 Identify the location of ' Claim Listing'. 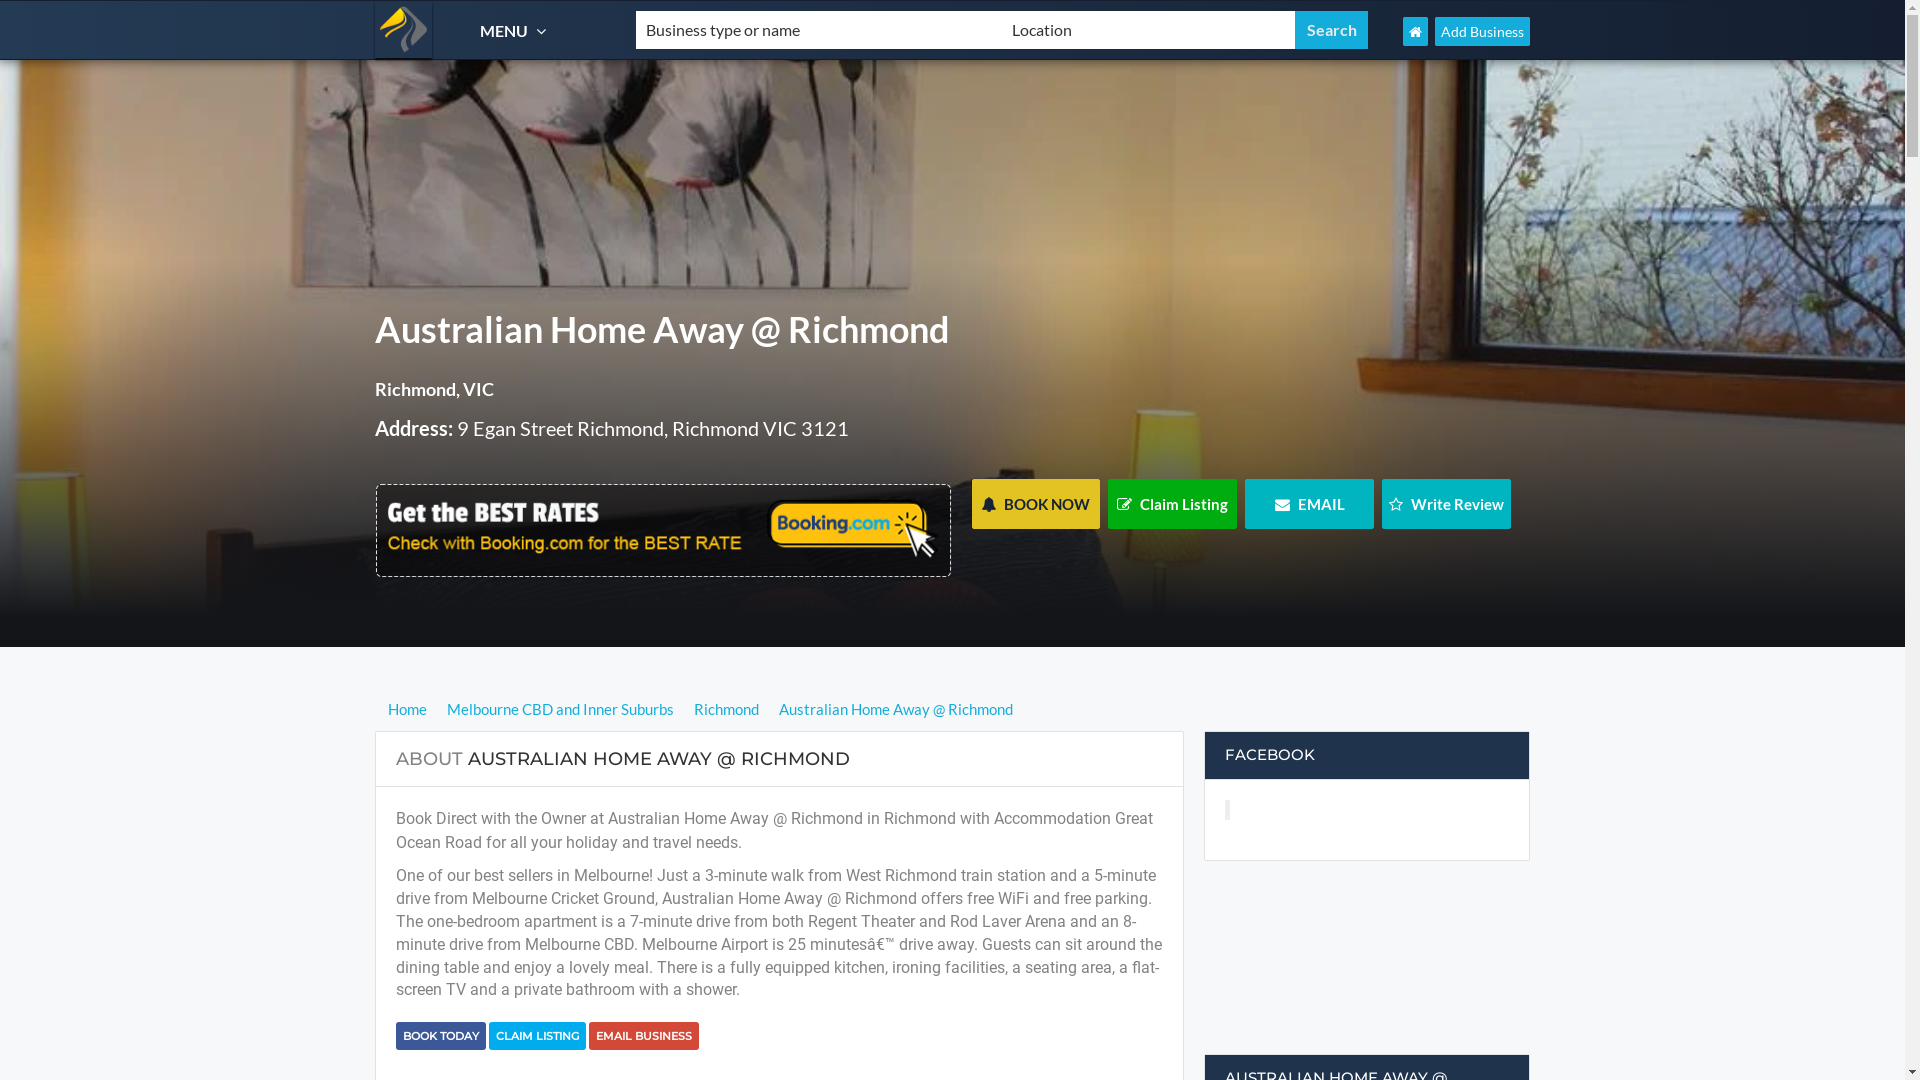
(1172, 503).